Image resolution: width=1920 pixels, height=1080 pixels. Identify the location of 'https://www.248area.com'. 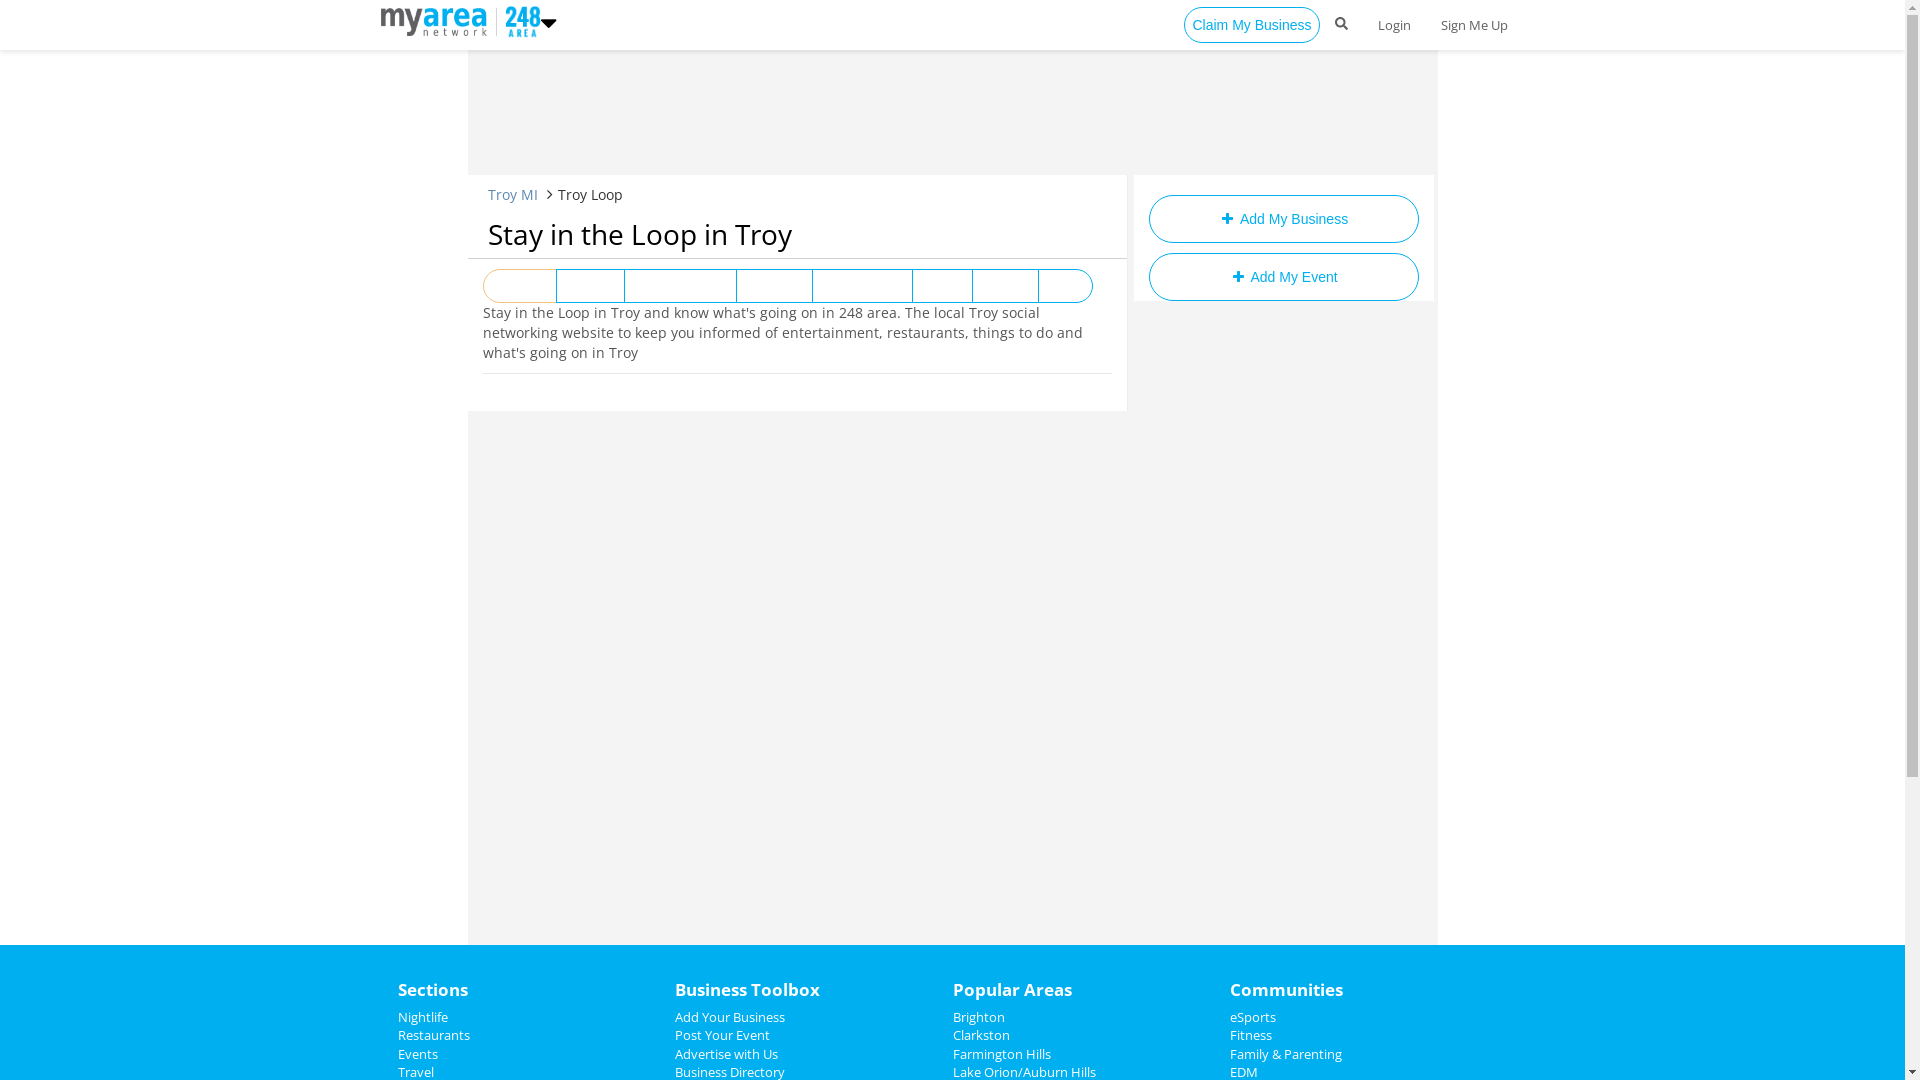
(436, 19).